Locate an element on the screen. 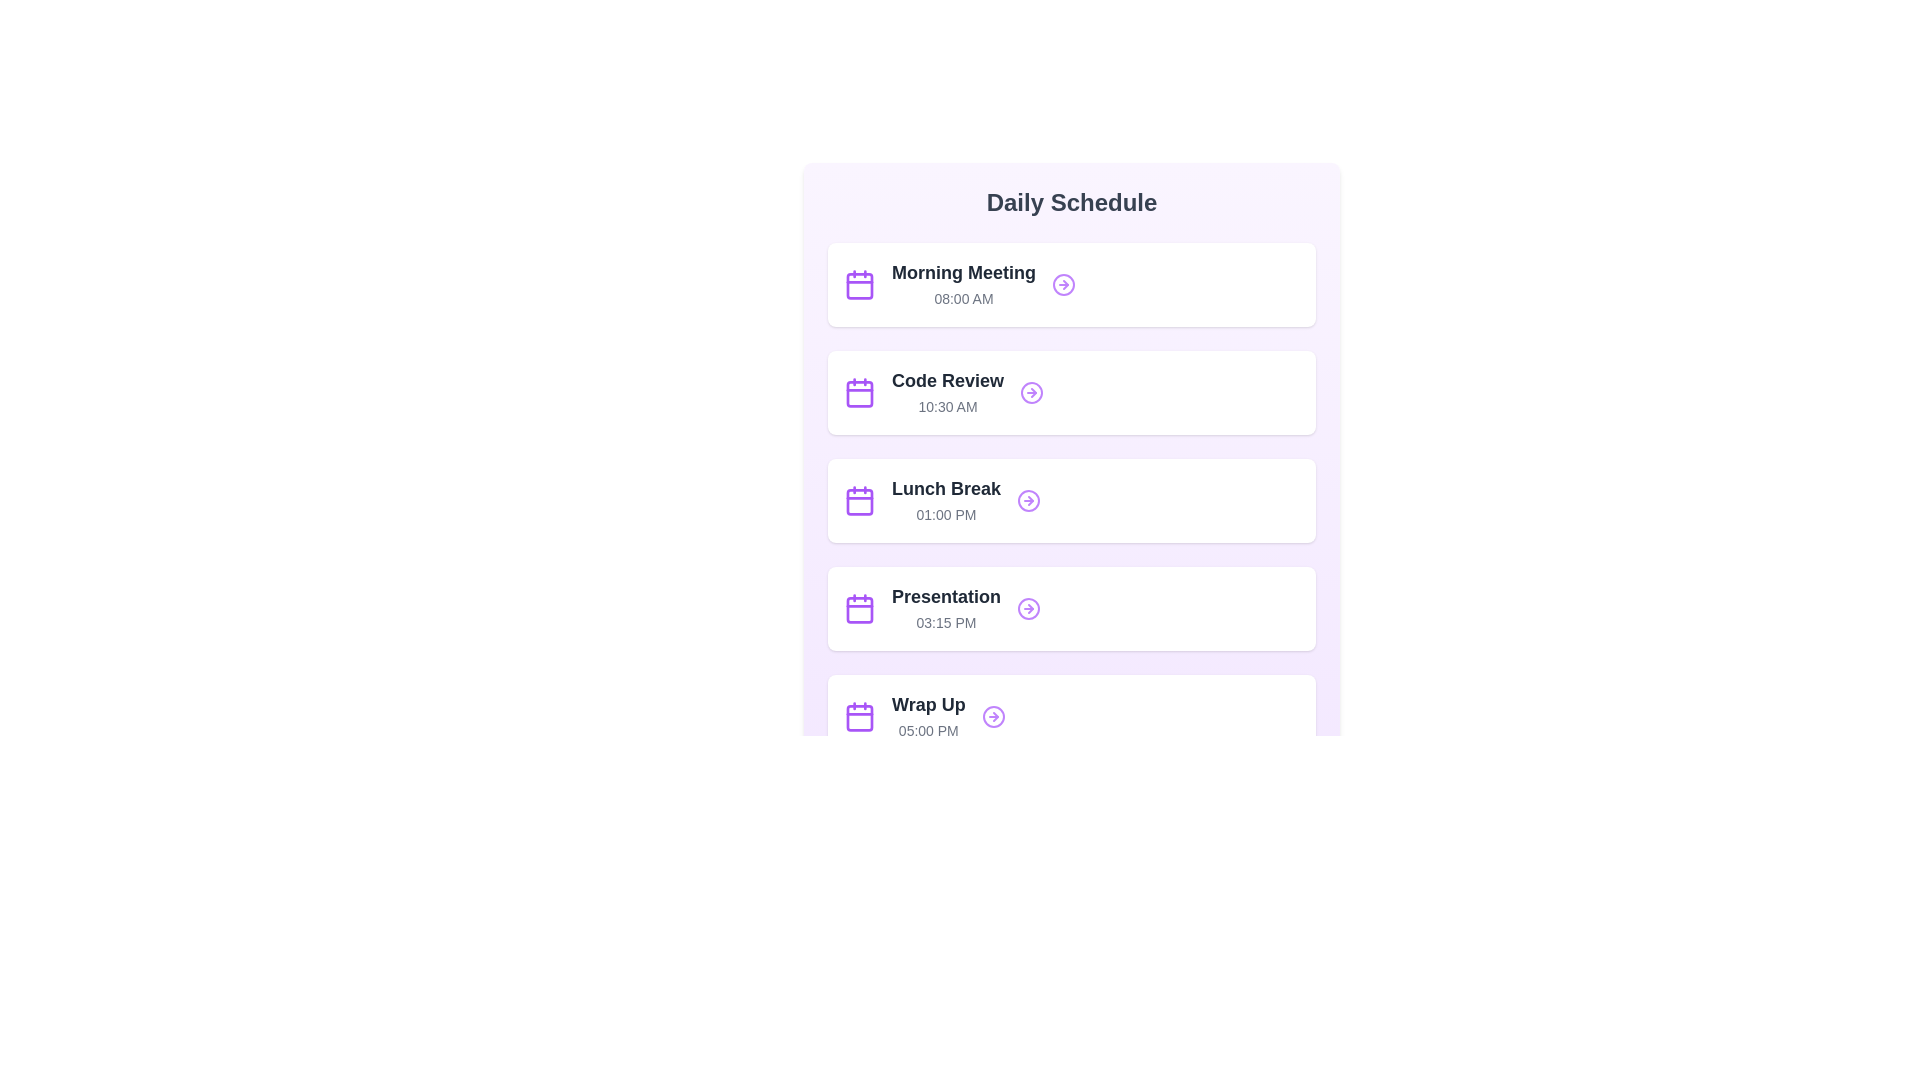  the leftmost icon in the 'Presentation' event block is located at coordinates (859, 608).